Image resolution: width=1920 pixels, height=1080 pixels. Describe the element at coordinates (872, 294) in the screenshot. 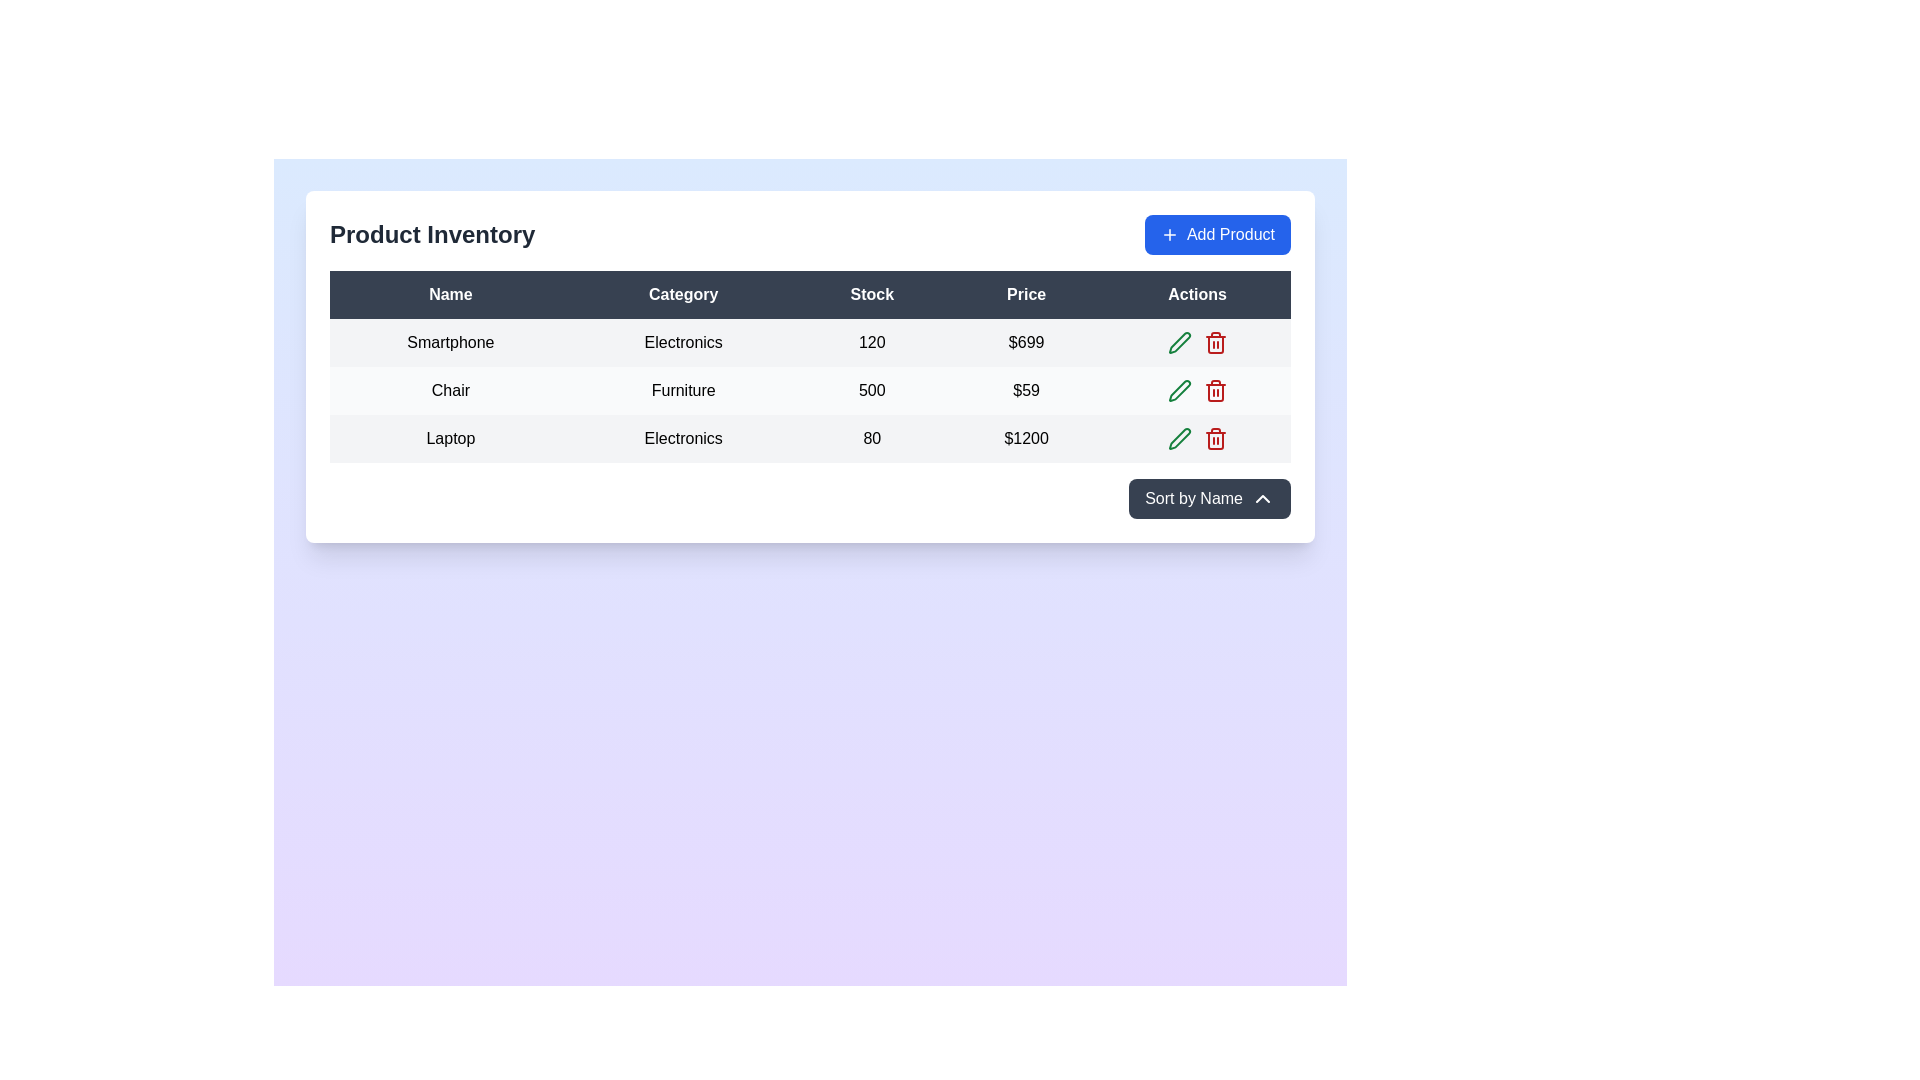

I see `the 'Stock' table header, which is the third header in the product inventory table` at that location.